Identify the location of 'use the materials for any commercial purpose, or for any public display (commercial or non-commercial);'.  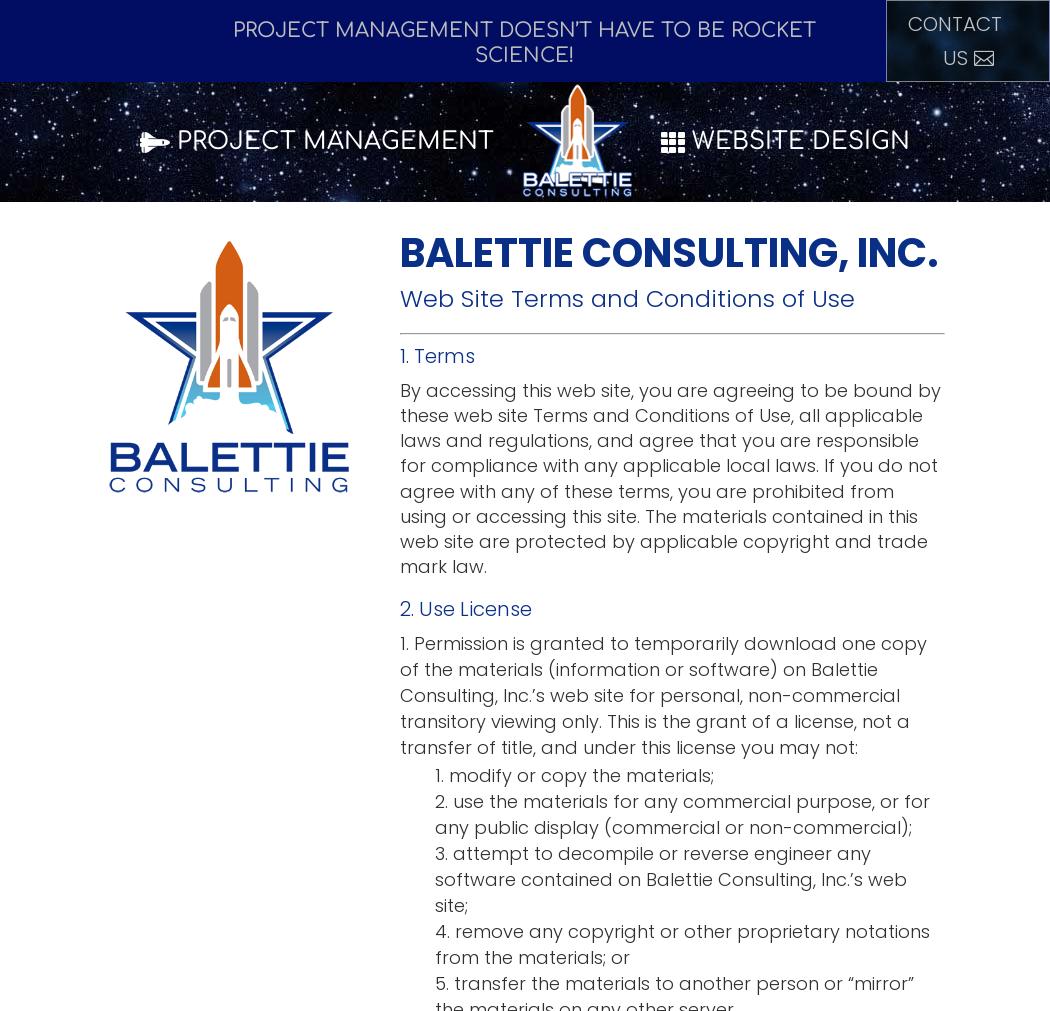
(682, 813).